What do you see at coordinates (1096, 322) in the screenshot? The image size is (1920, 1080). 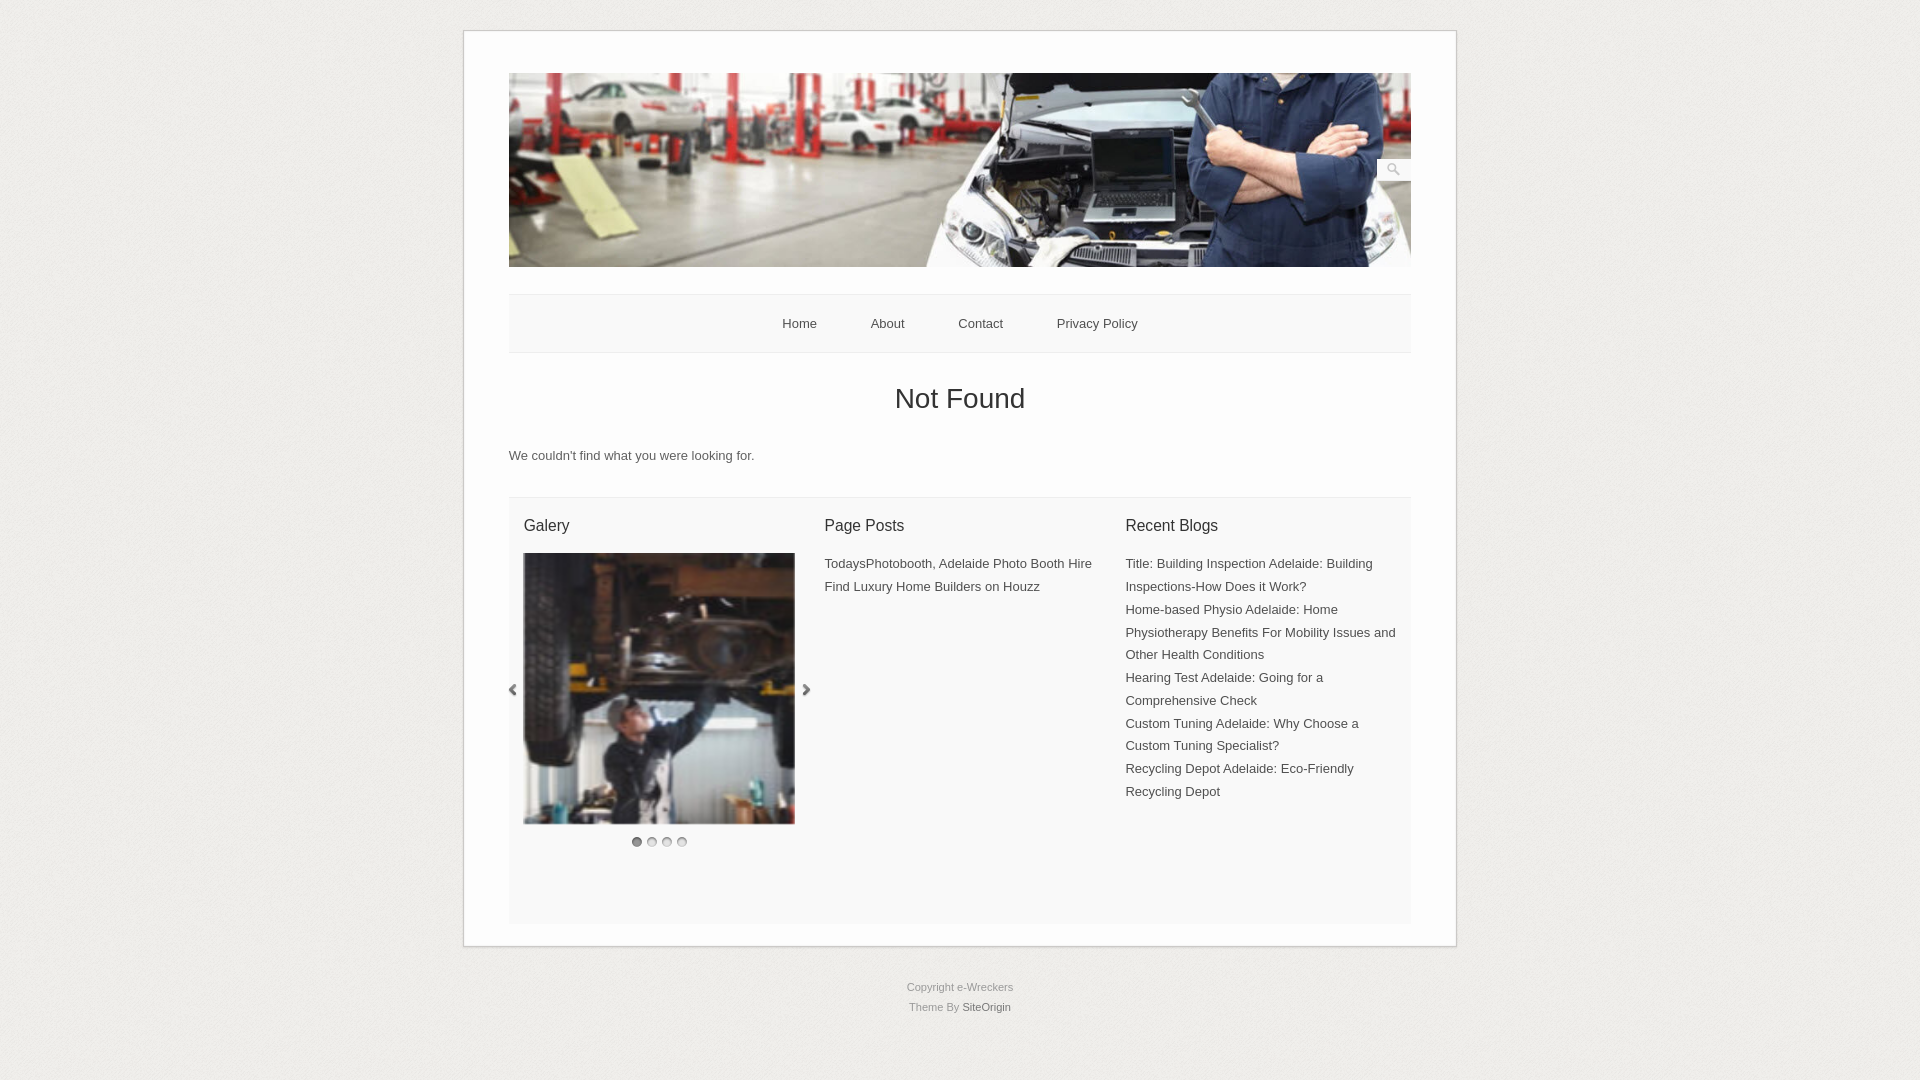 I see `'Privacy Policy'` at bounding box center [1096, 322].